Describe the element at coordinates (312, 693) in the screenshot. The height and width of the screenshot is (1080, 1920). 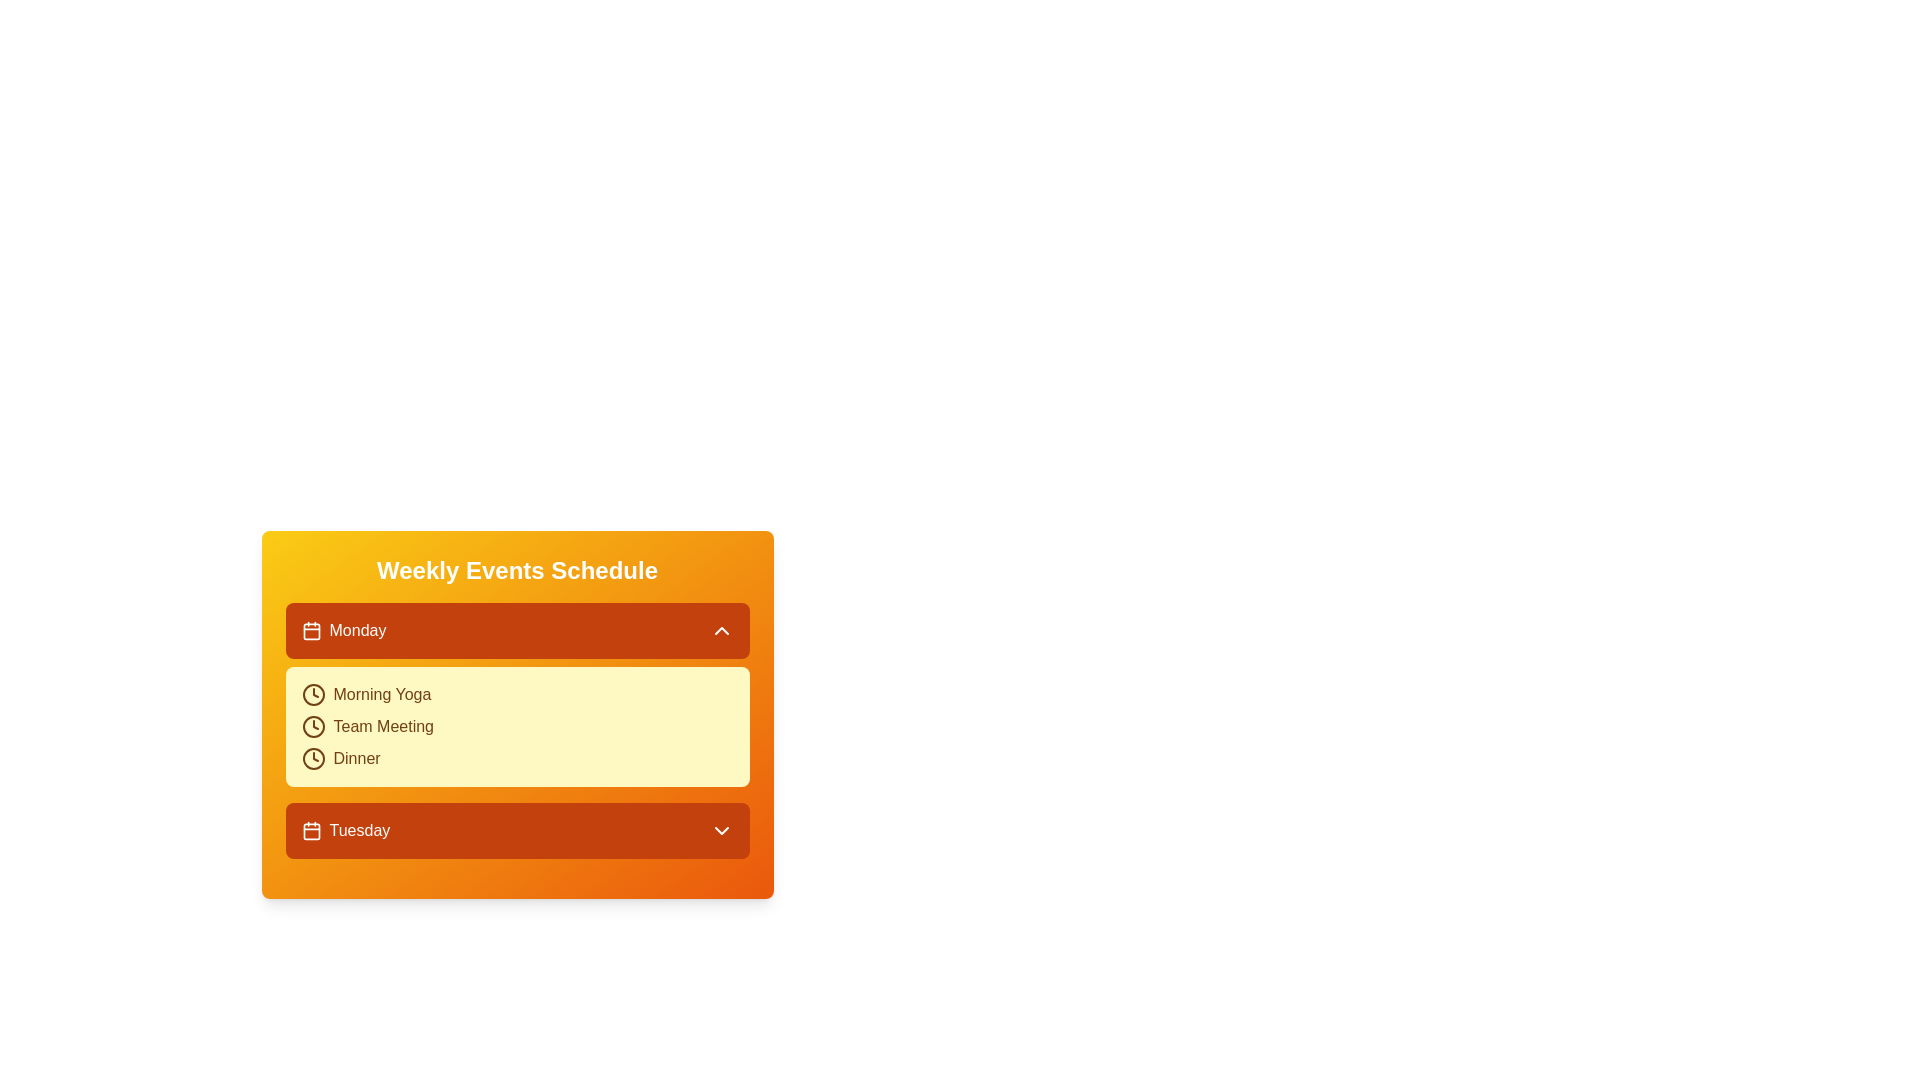
I see `the clock icon for the Morning Yoga event` at that location.